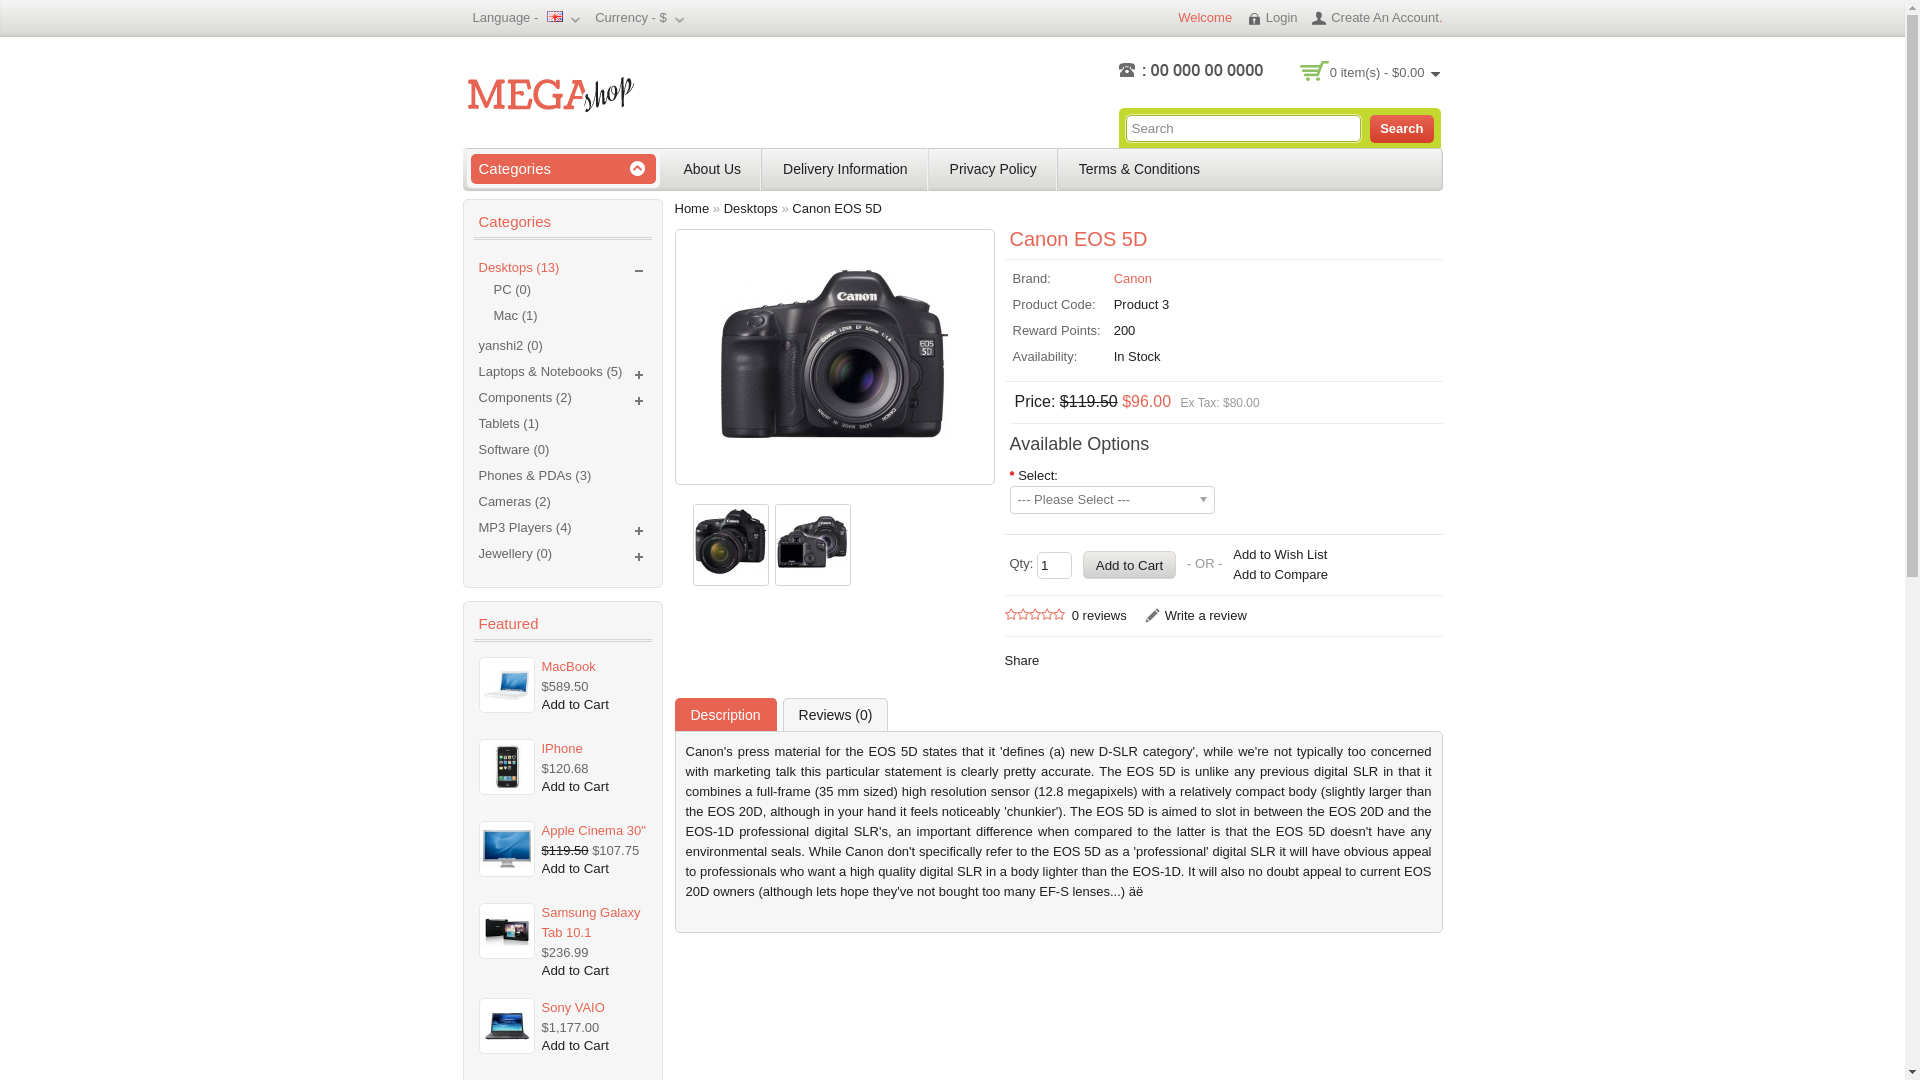 The width and height of the screenshot is (1920, 1080). I want to click on 'Login', so click(1245, 17).